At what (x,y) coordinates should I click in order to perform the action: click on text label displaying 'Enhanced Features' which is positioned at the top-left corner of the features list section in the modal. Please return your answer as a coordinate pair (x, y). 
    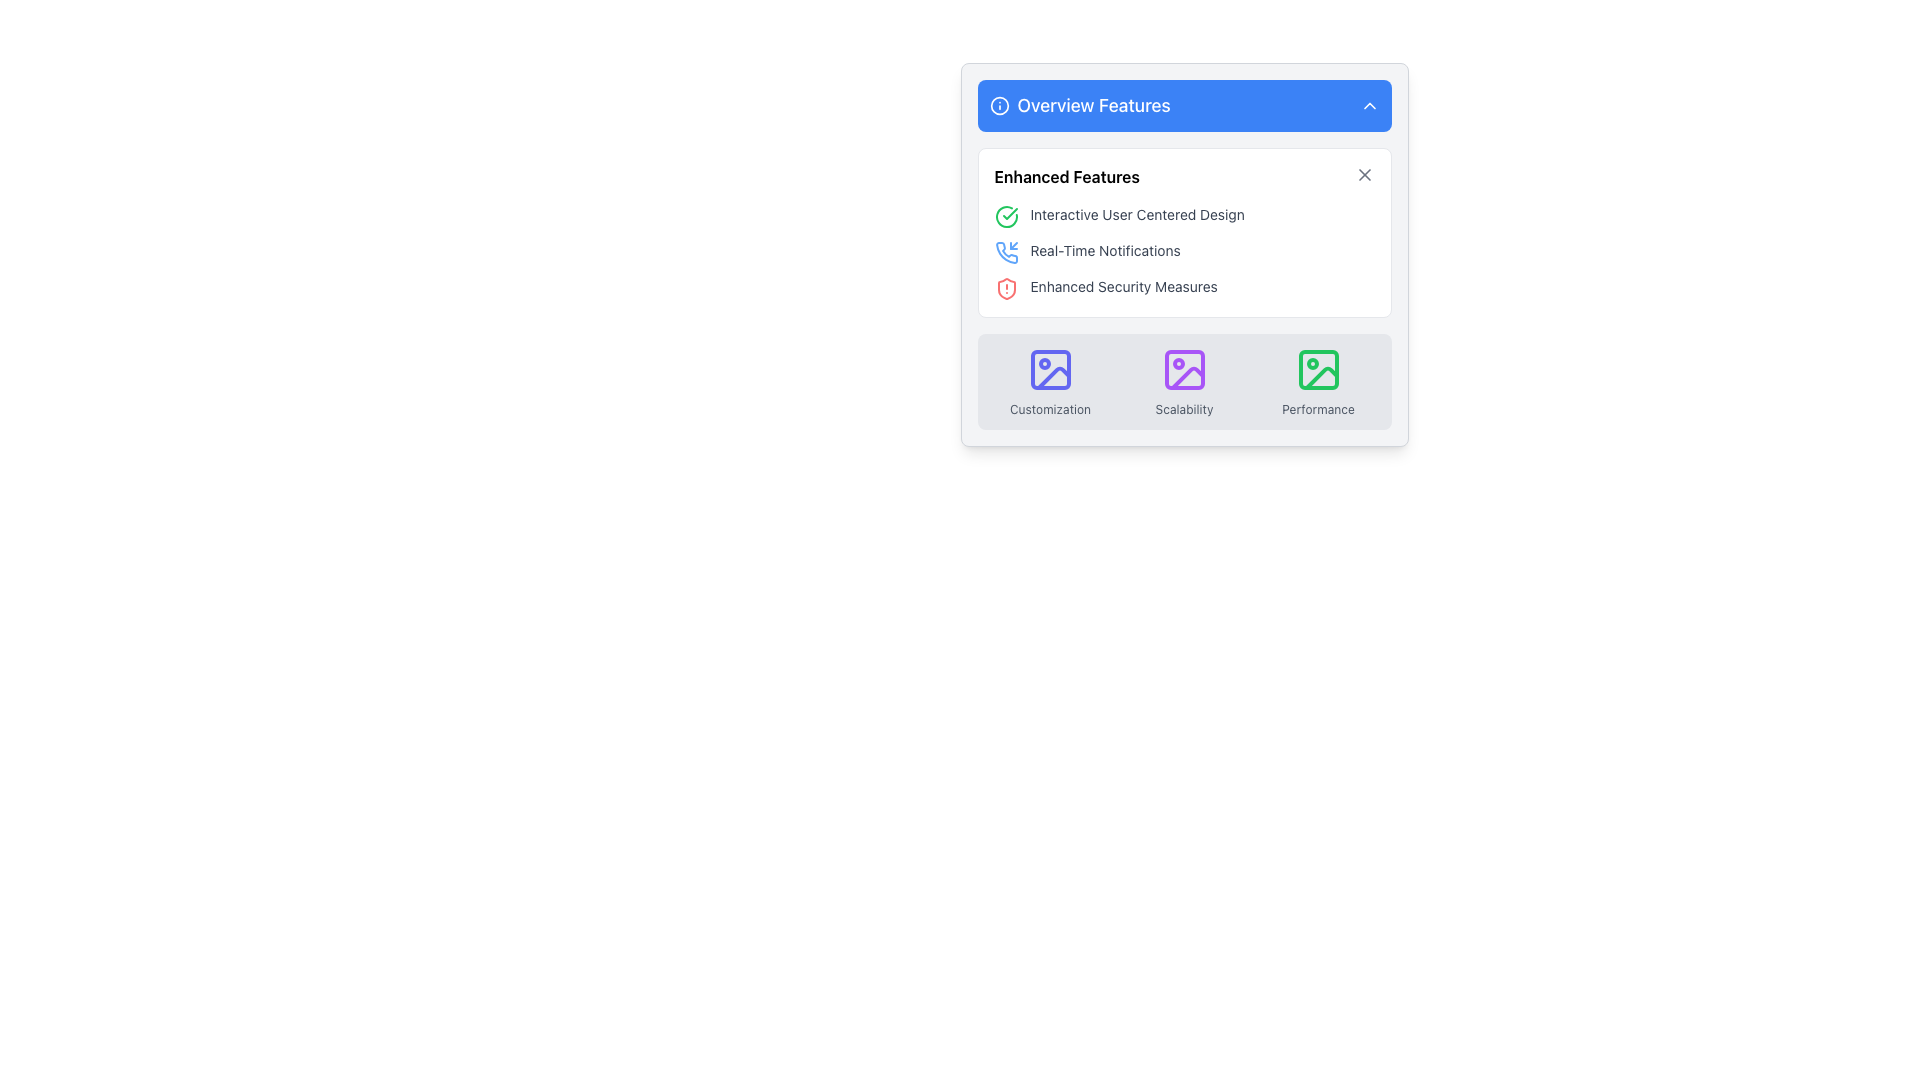
    Looking at the image, I should click on (1066, 176).